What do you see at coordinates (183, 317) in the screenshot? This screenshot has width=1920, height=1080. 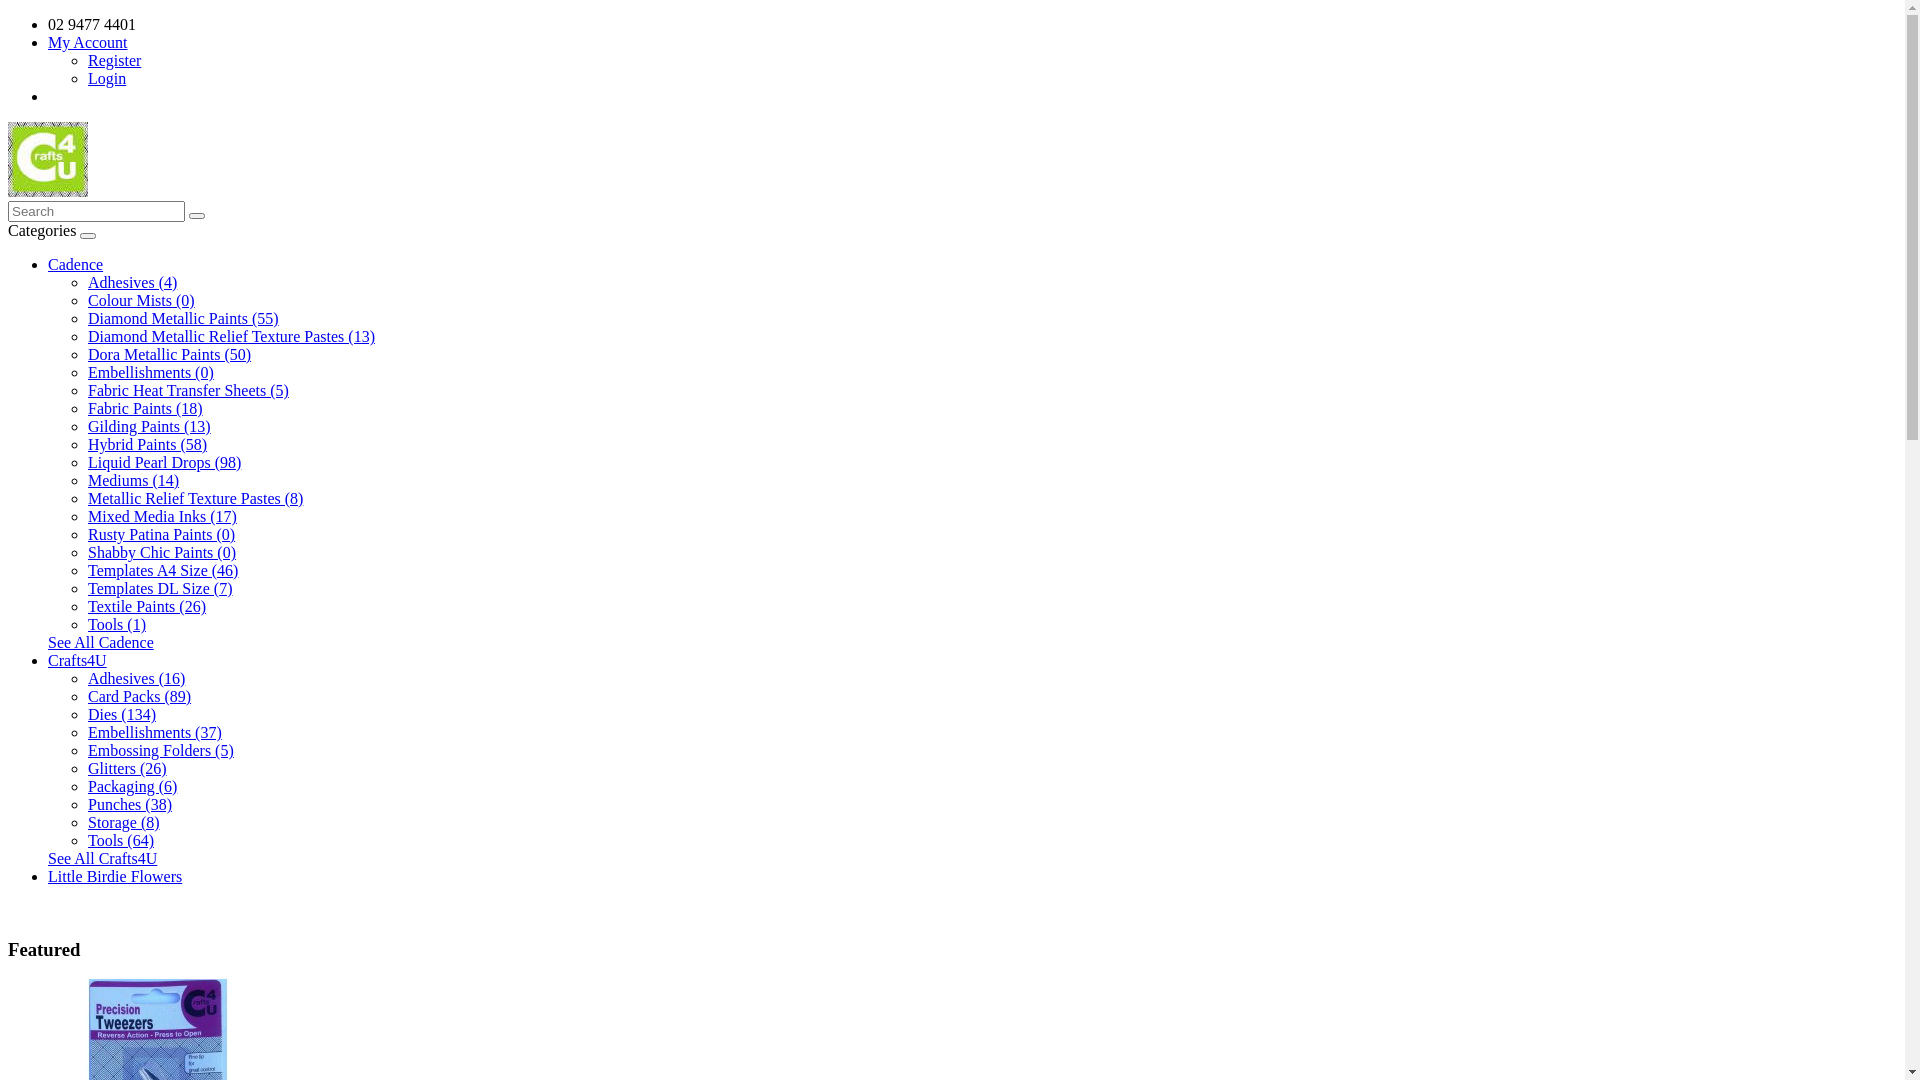 I see `'Diamond Metallic Paints (55)'` at bounding box center [183, 317].